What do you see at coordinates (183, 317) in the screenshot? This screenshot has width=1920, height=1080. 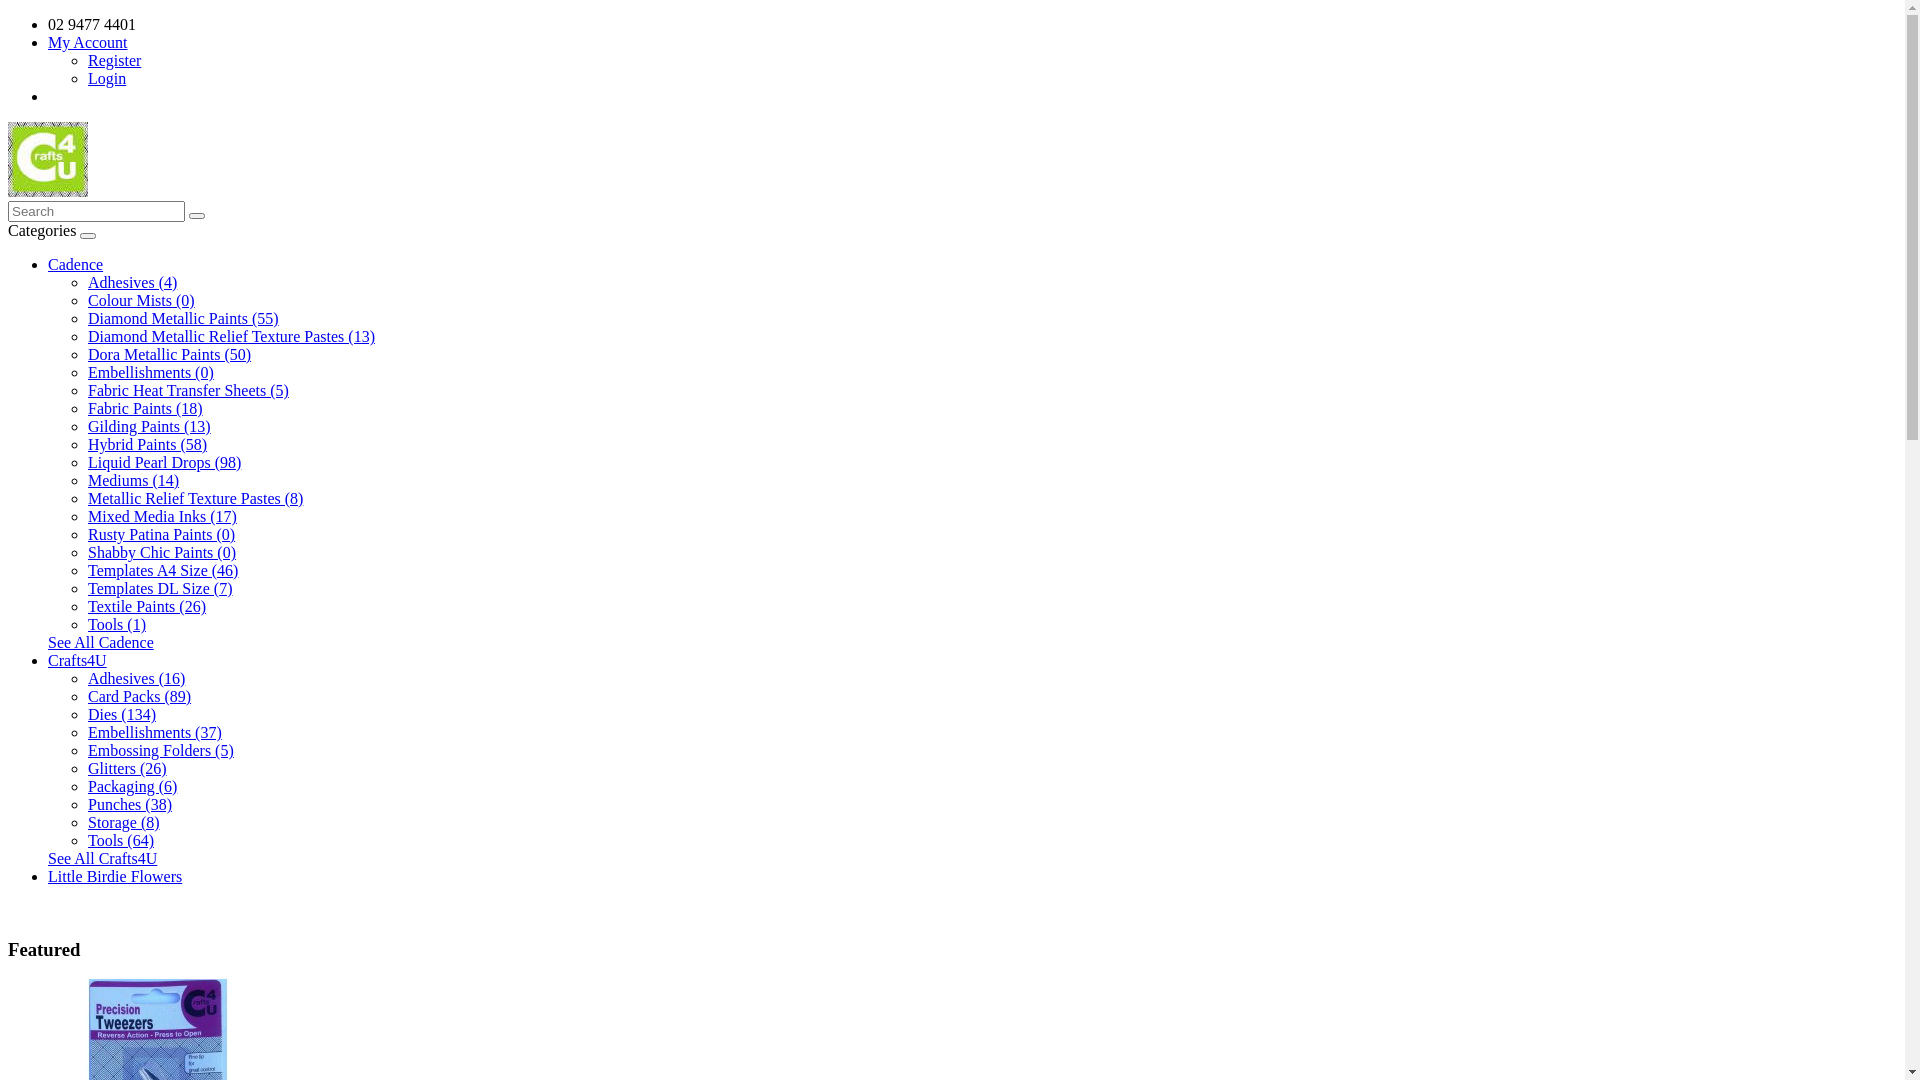 I see `'Diamond Metallic Paints (55)'` at bounding box center [183, 317].